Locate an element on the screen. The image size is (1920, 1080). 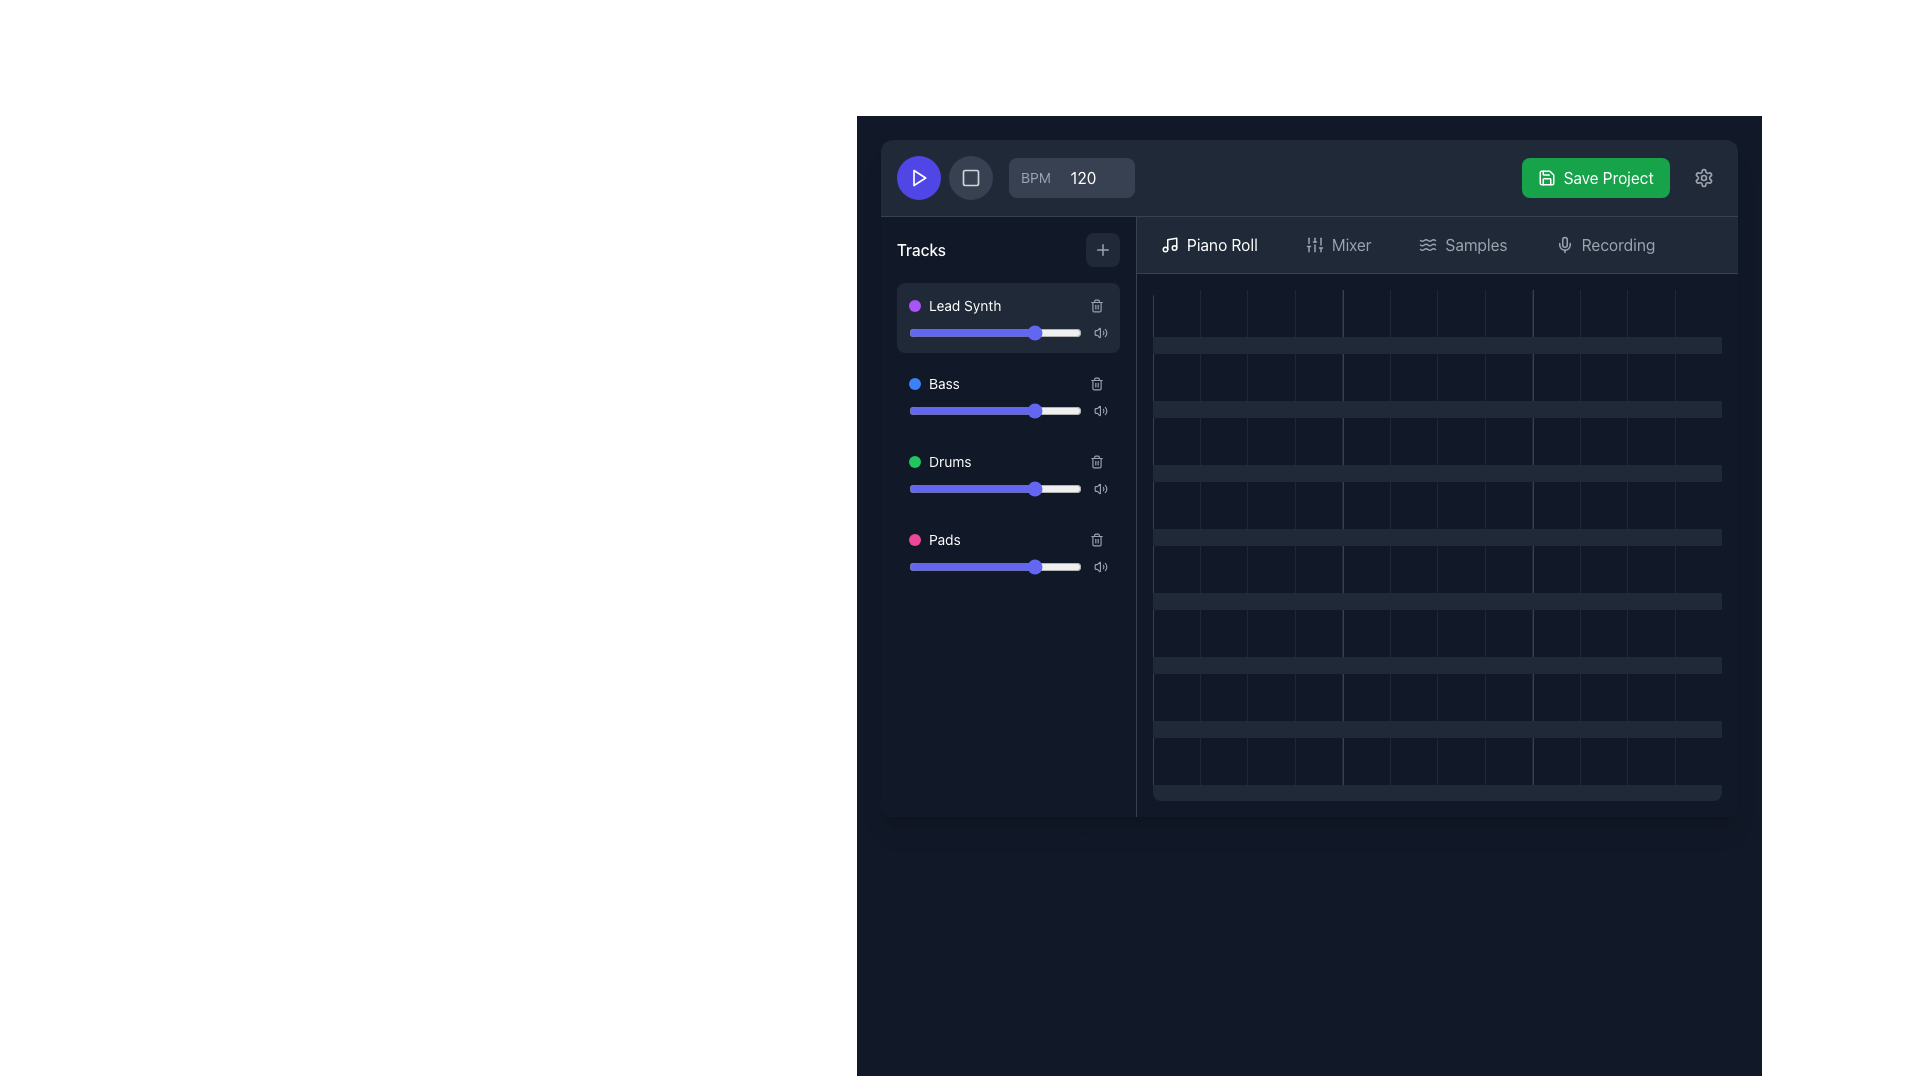
the interactive grid block located in the bottom-right corner of the grid layout is located at coordinates (1697, 440).